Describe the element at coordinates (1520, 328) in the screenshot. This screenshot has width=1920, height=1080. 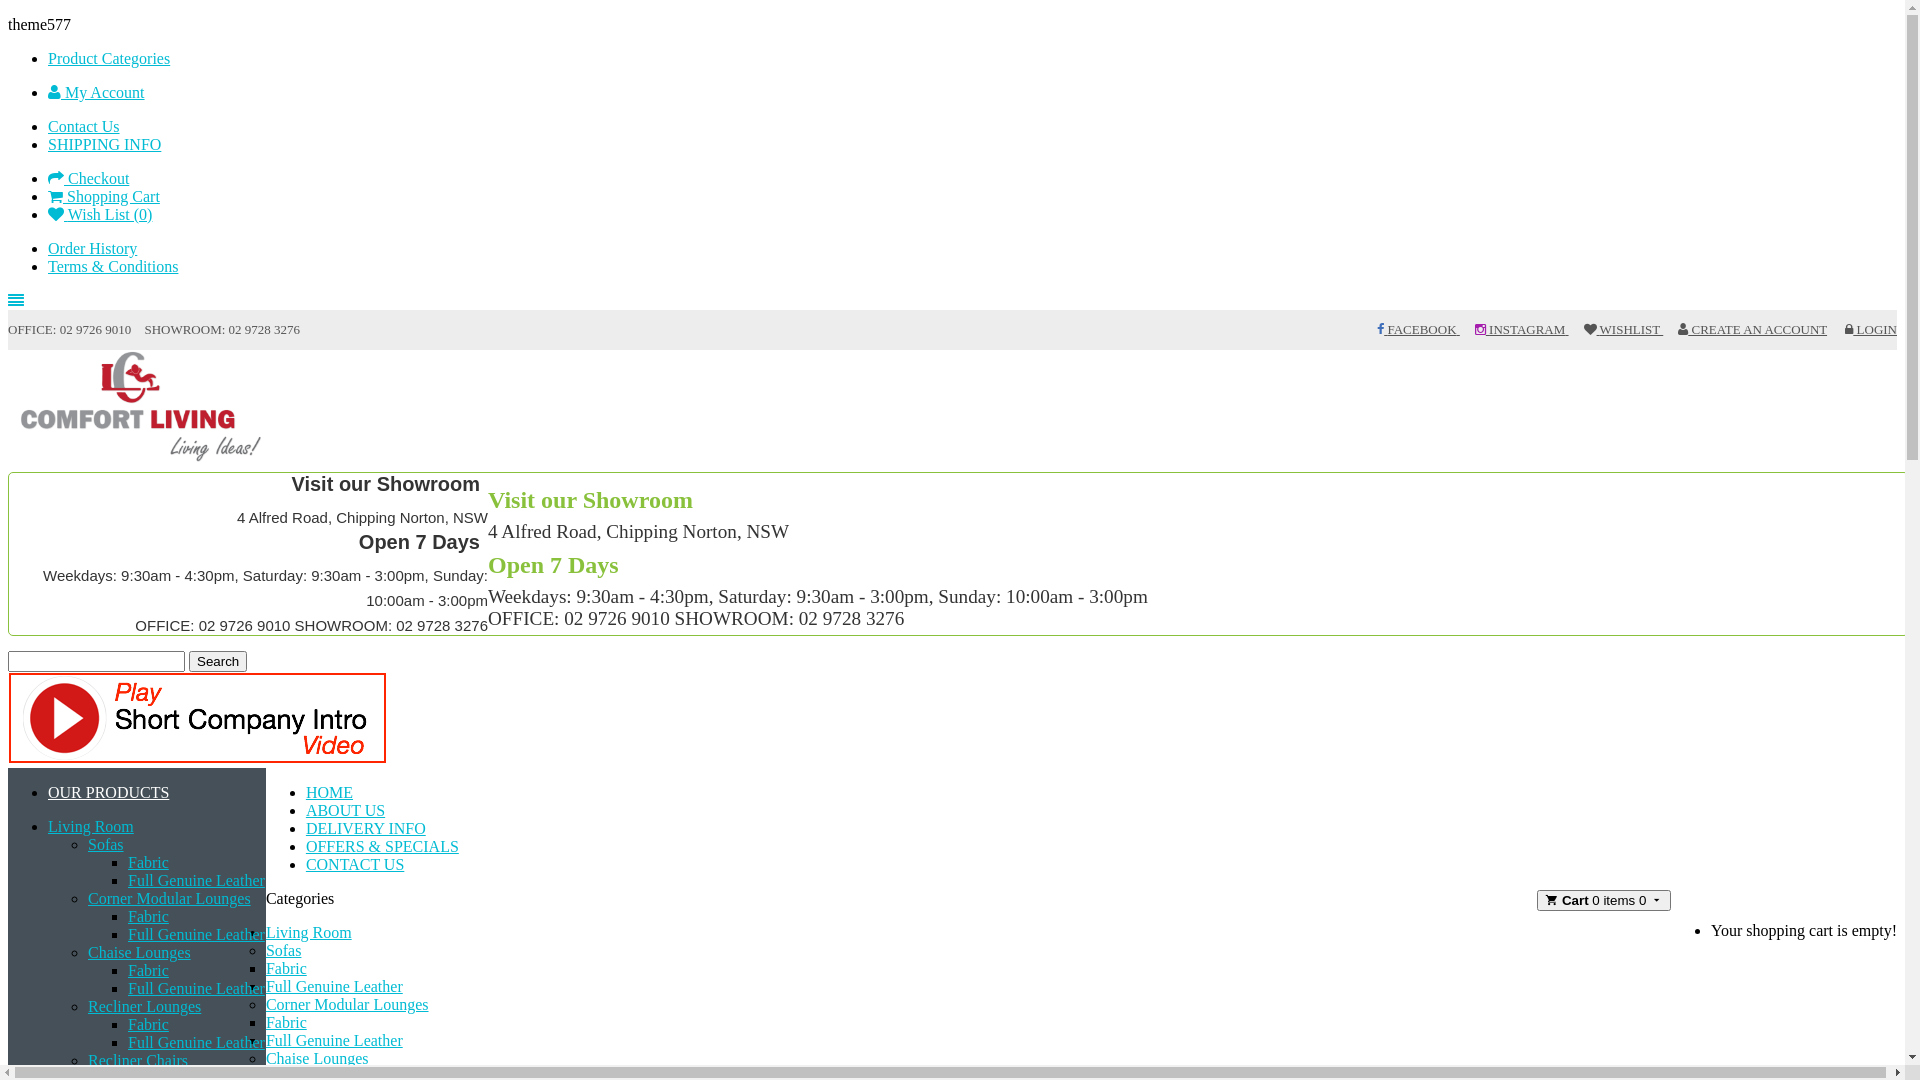
I see `'INSTAGRAM'` at that location.